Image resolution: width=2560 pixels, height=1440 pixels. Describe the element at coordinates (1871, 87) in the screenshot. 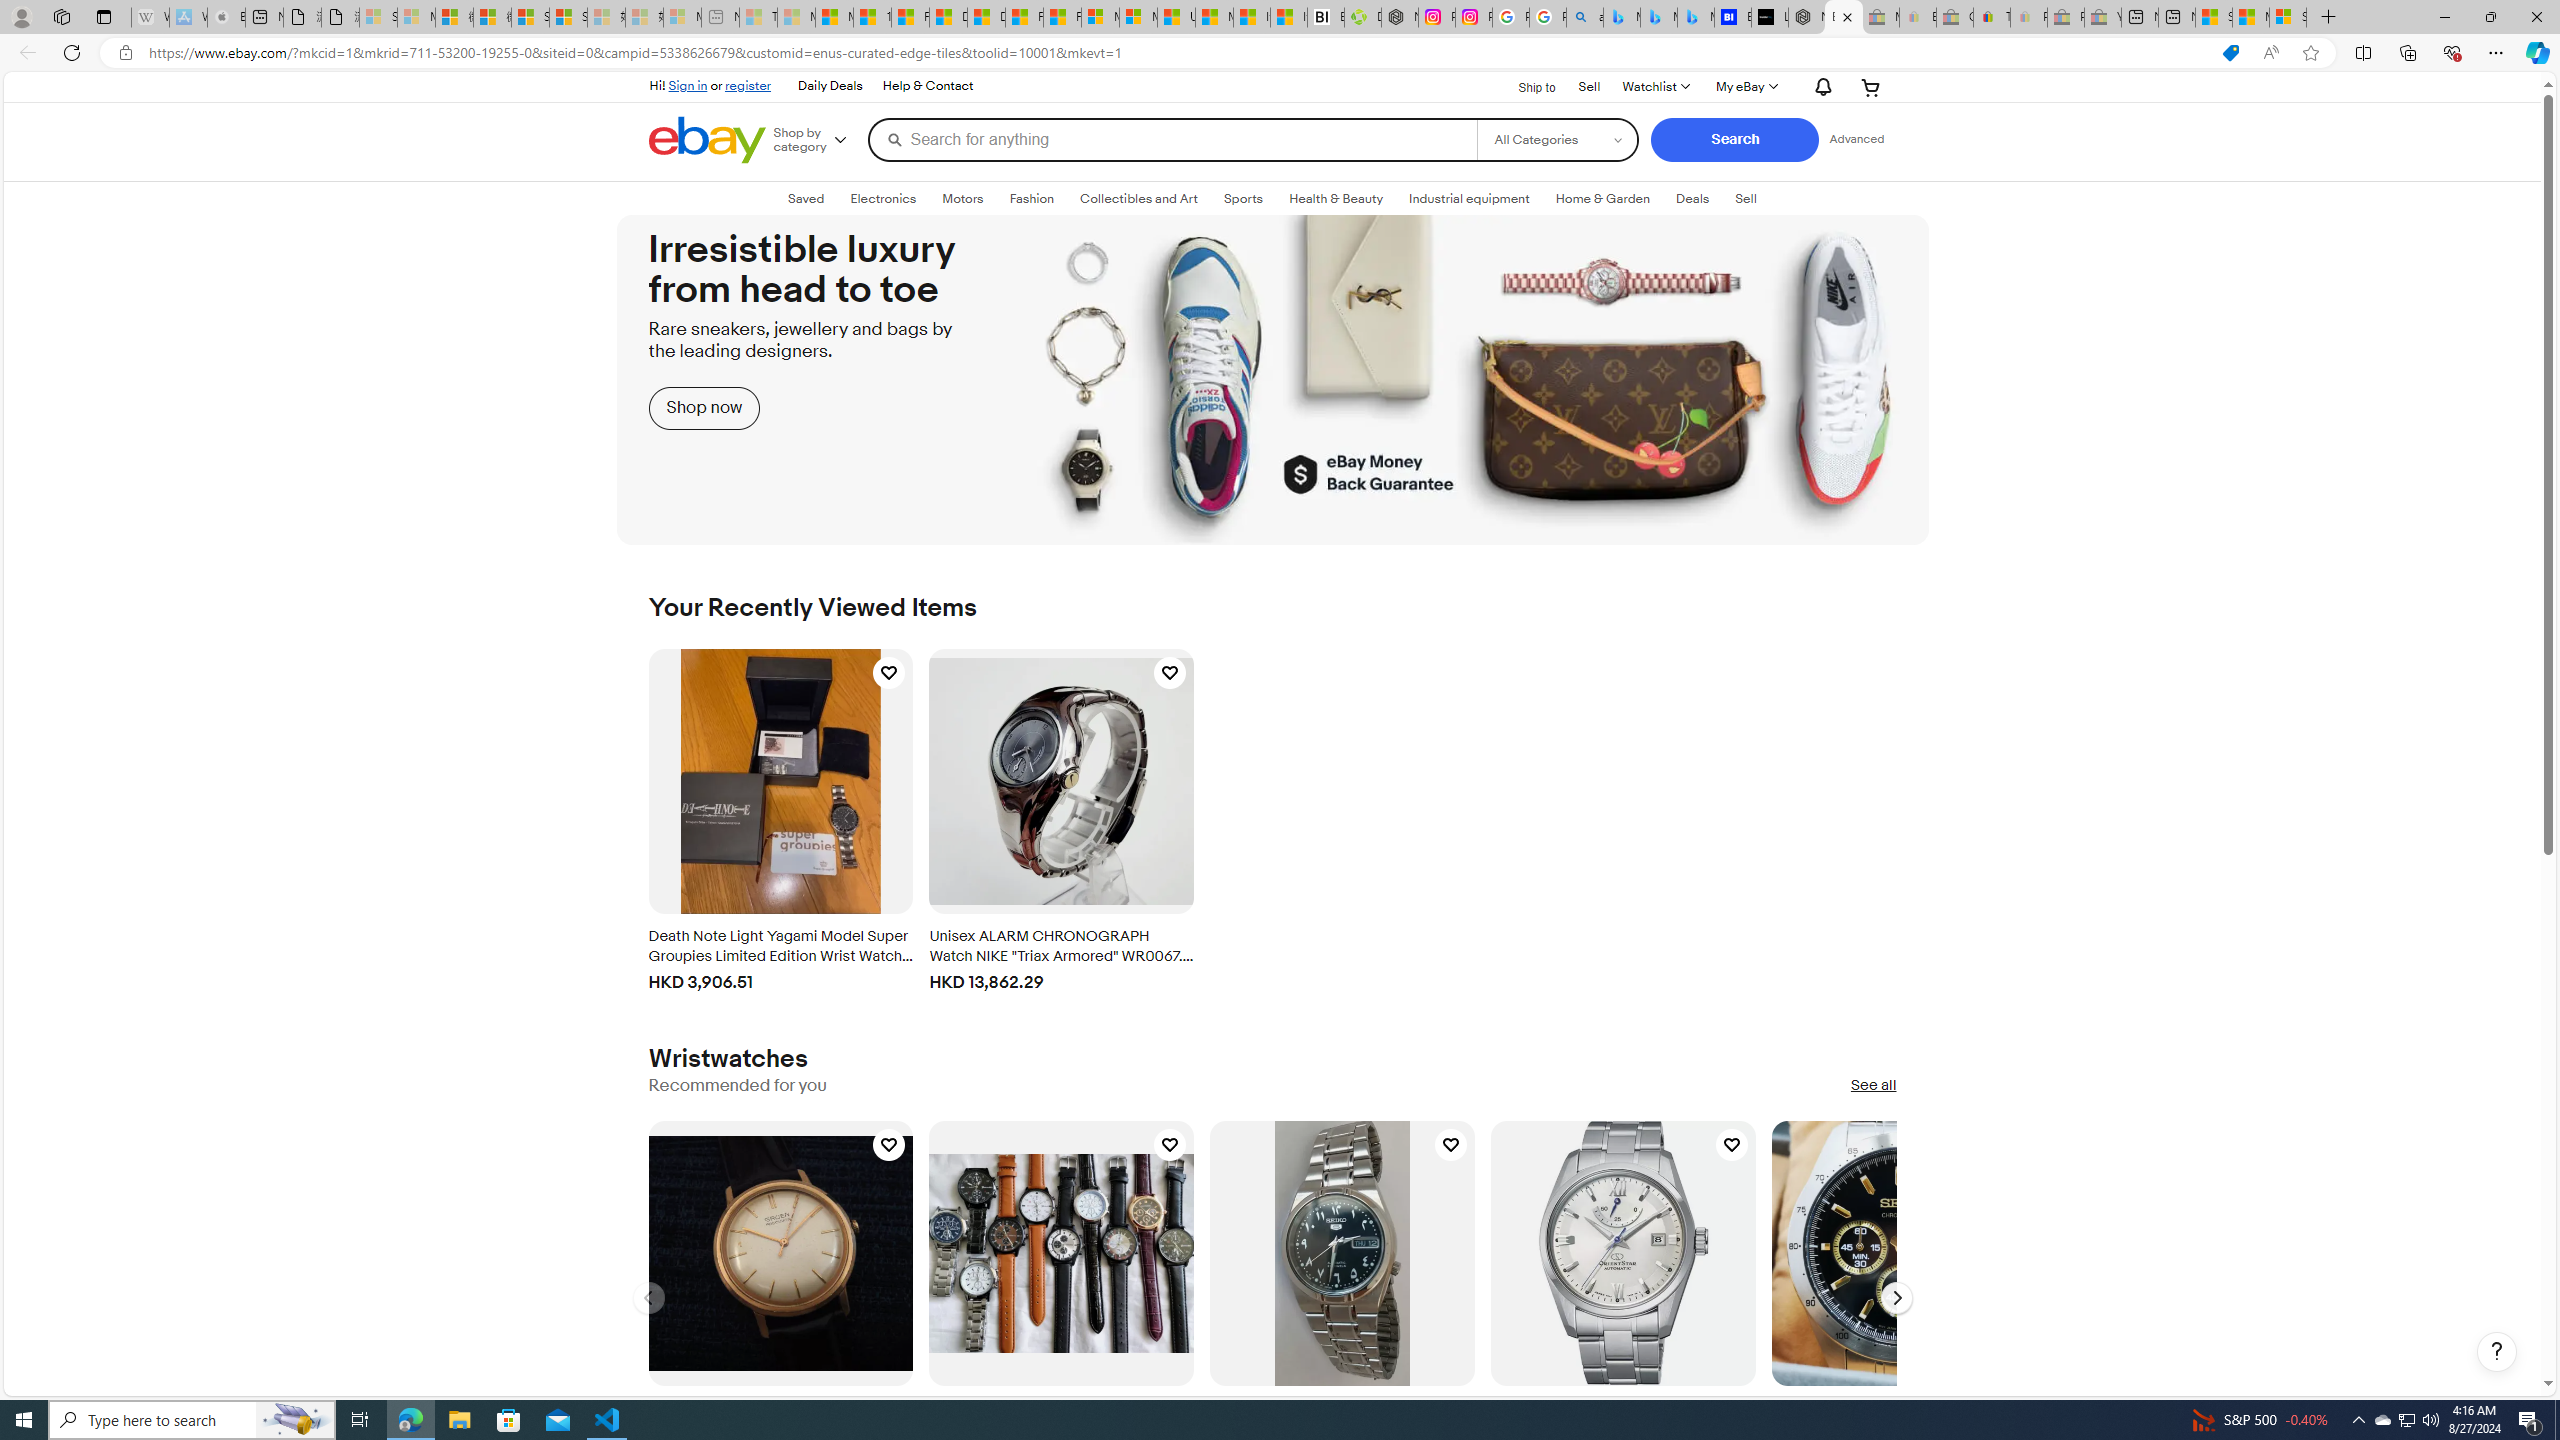

I see `'Expand Cart'` at that location.